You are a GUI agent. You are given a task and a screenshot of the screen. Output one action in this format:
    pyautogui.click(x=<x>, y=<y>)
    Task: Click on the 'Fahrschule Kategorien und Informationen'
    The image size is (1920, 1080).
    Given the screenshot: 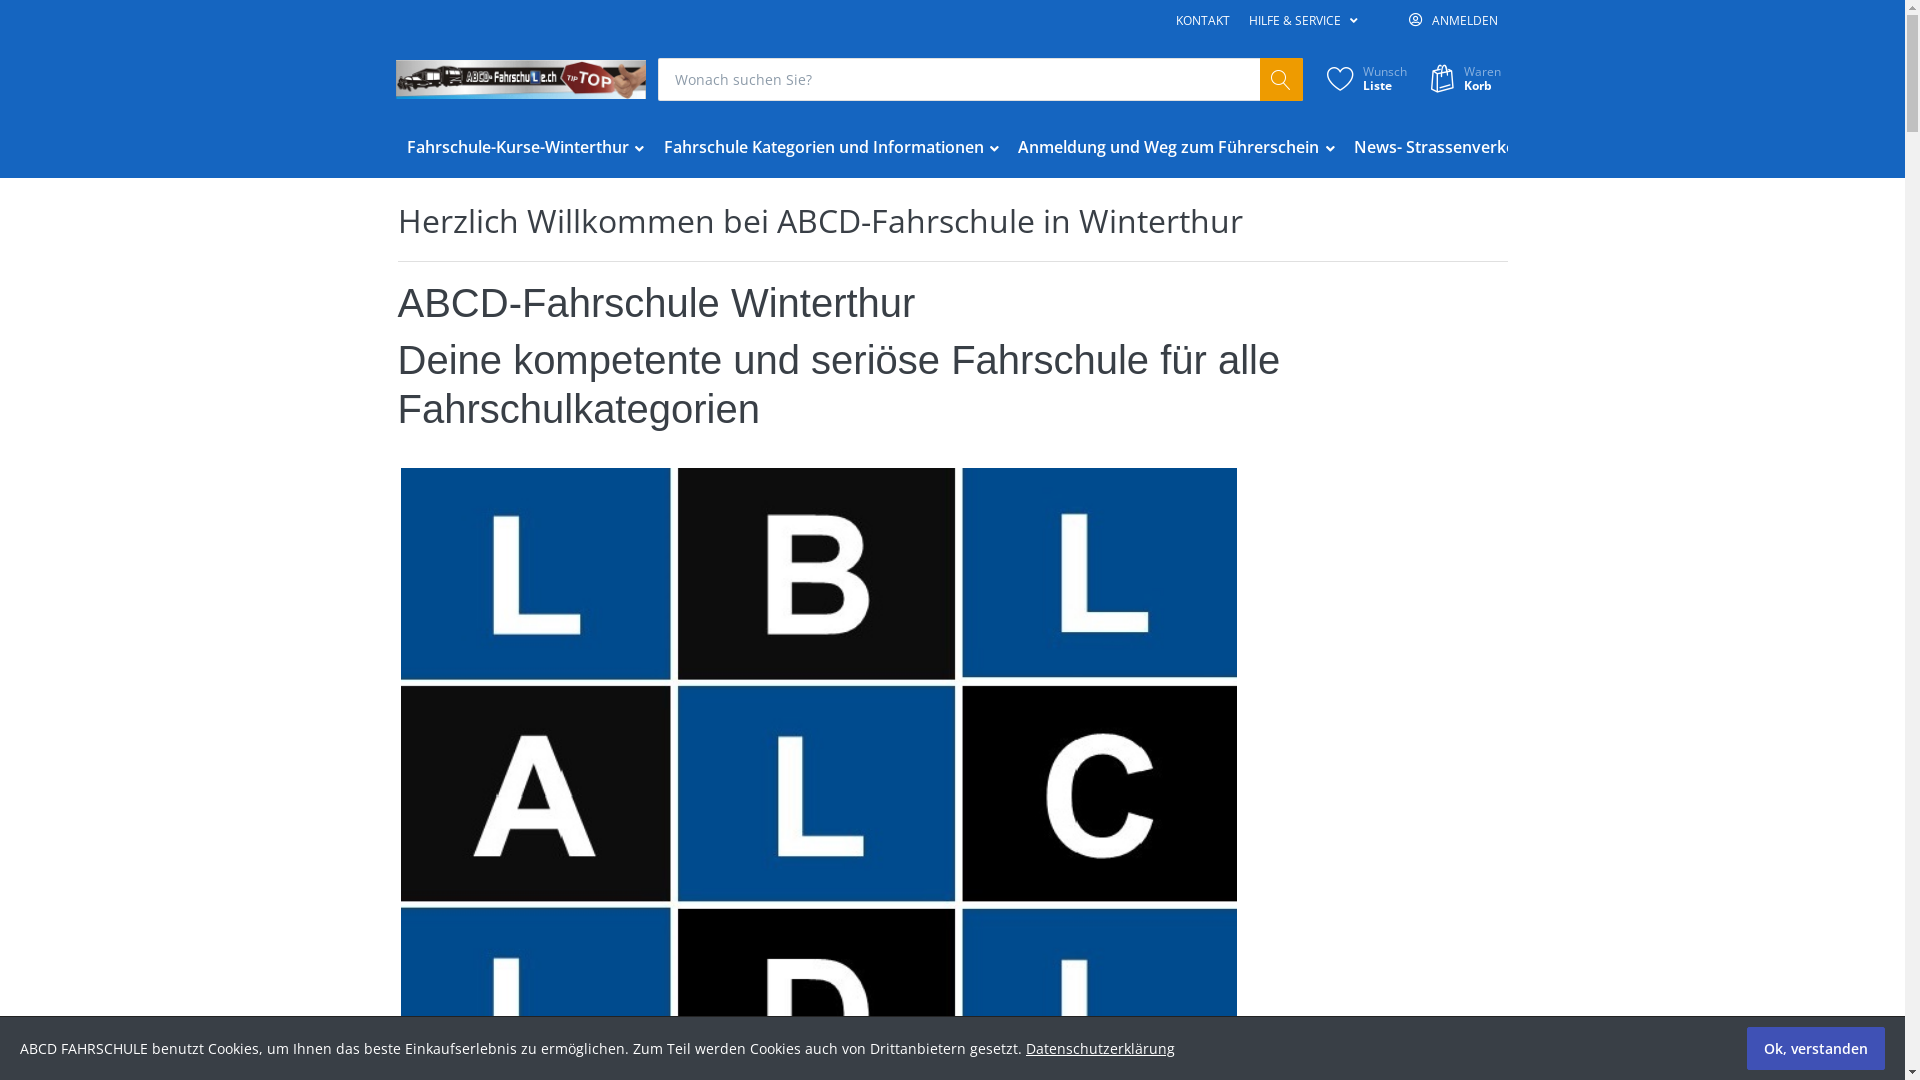 What is the action you would take?
    pyautogui.click(x=831, y=146)
    